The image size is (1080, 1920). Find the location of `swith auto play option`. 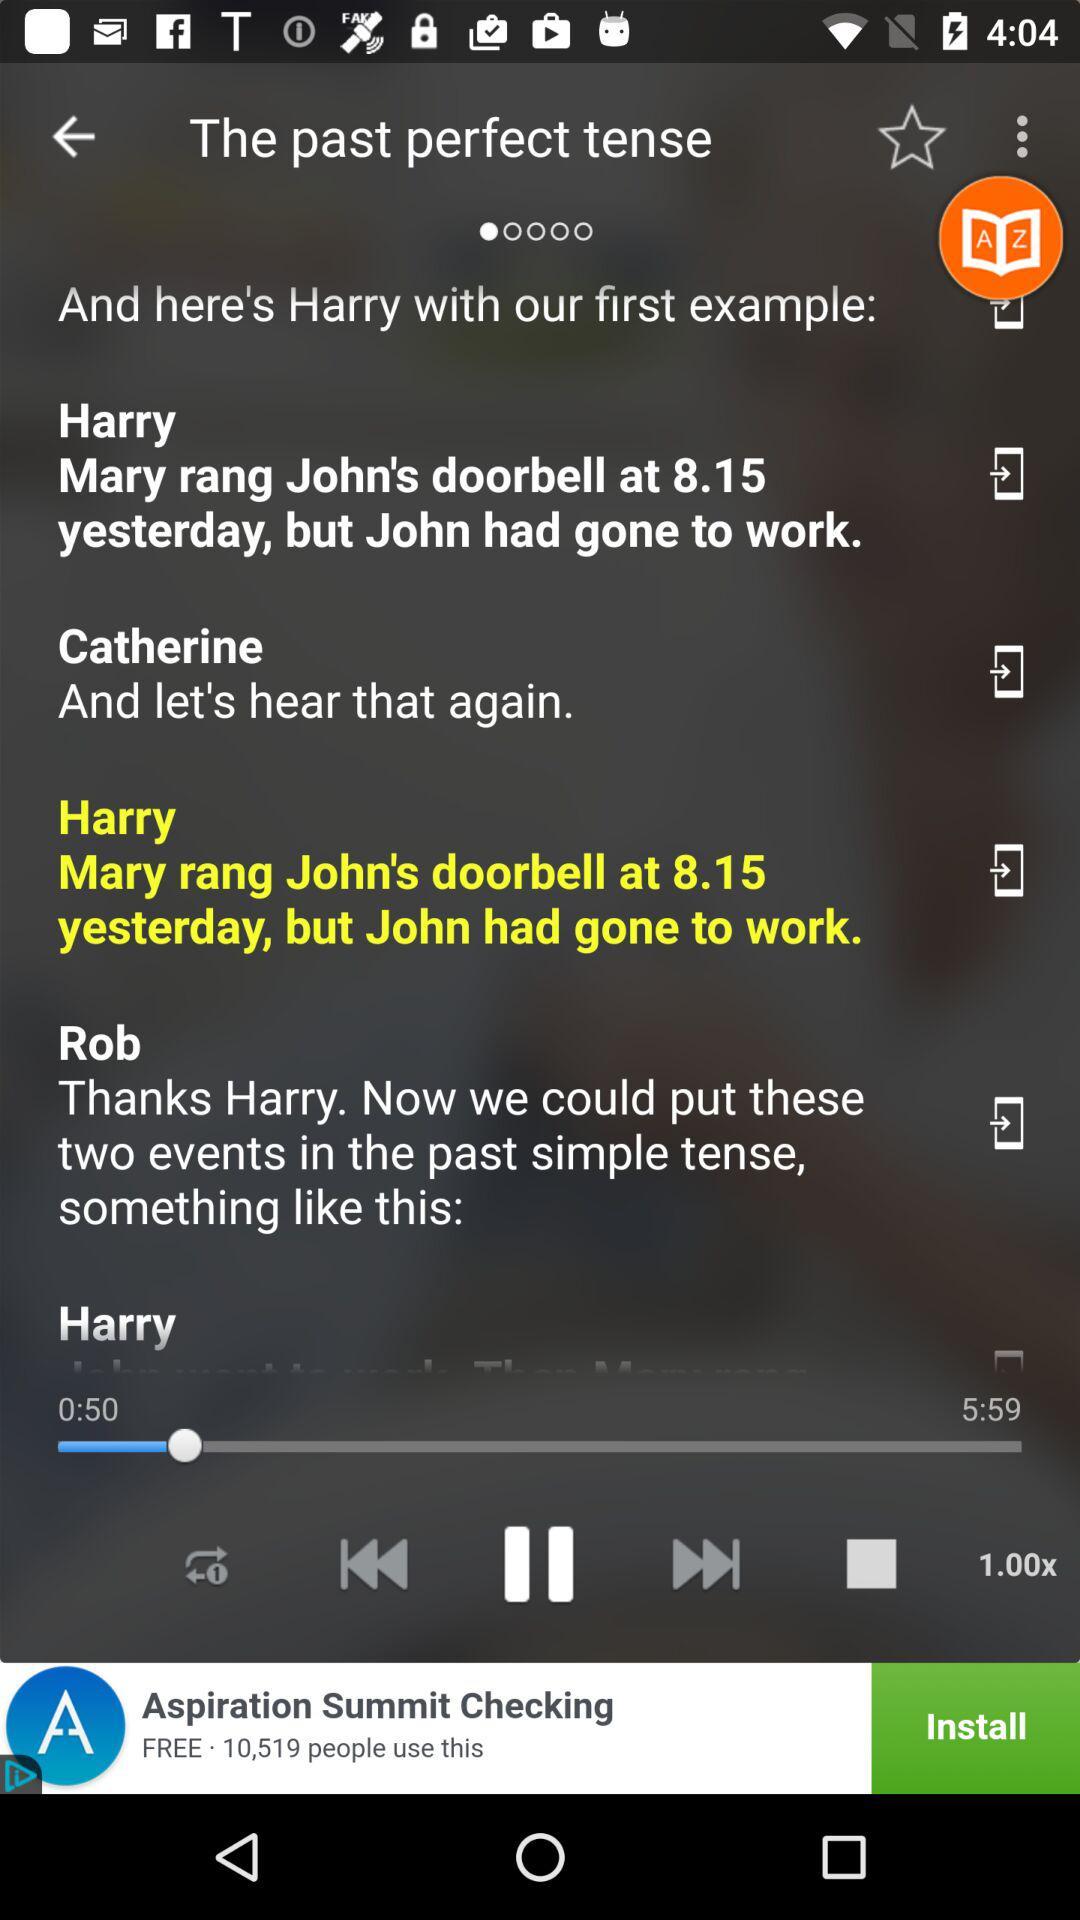

swith auto play option is located at coordinates (1009, 671).